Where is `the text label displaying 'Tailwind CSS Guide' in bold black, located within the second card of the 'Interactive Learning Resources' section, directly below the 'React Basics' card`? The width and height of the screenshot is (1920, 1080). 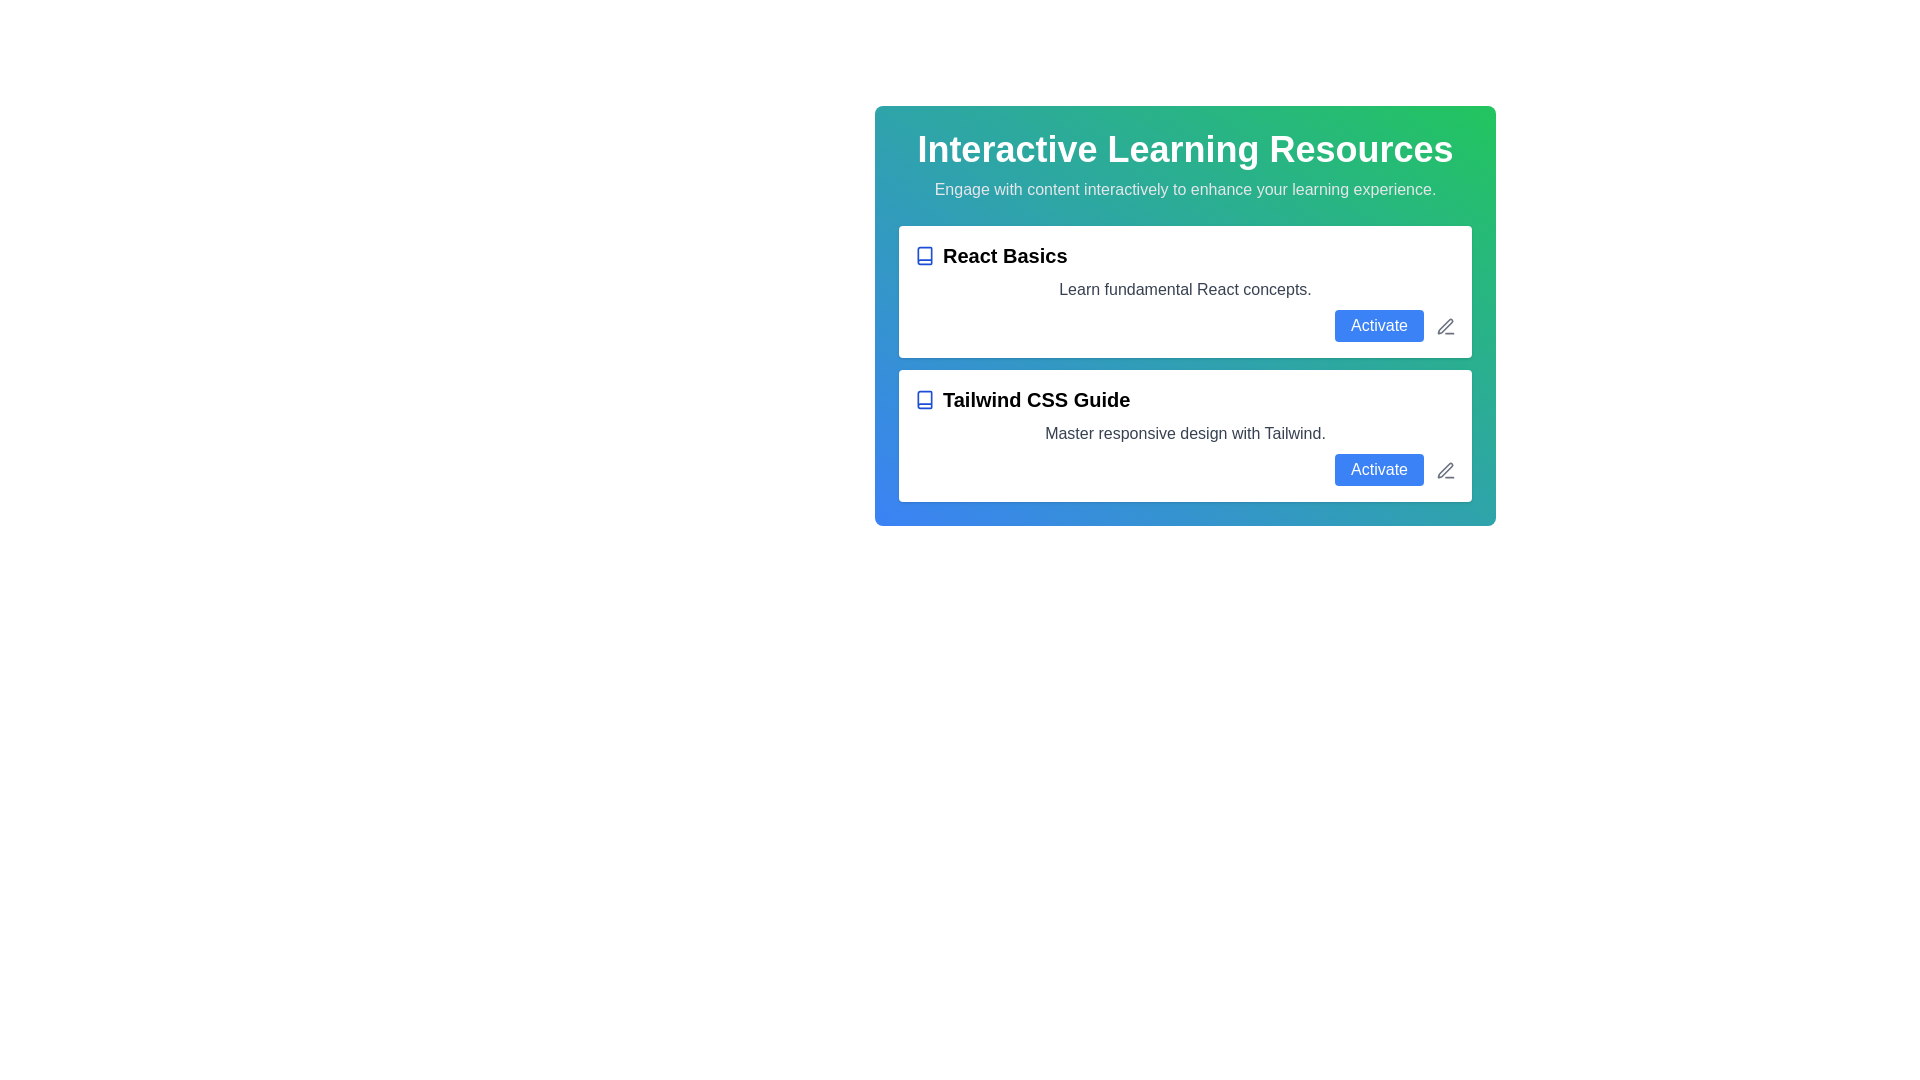
the text label displaying 'Tailwind CSS Guide' in bold black, located within the second card of the 'Interactive Learning Resources' section, directly below the 'React Basics' card is located at coordinates (1036, 400).